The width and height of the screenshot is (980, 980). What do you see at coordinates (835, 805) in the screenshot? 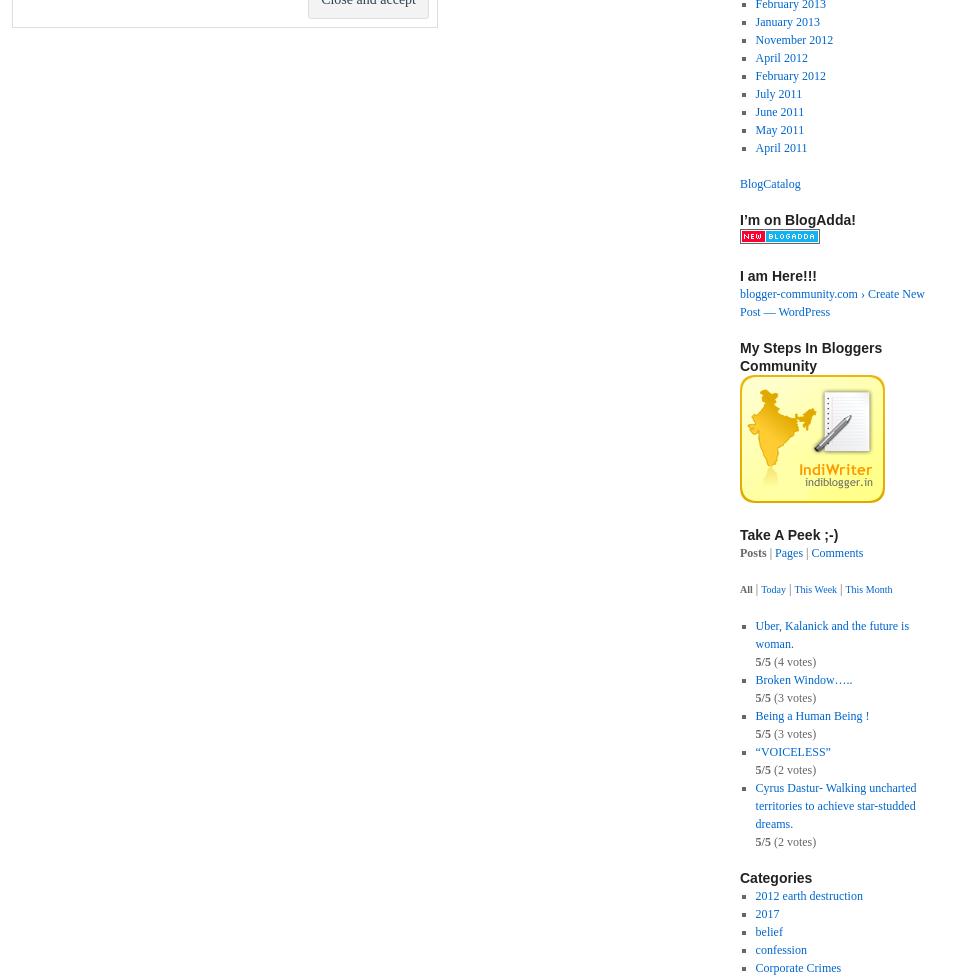
I see `'Cyrus Dastur- Walking uncharted territories to achieve star-studded dreams.'` at bounding box center [835, 805].